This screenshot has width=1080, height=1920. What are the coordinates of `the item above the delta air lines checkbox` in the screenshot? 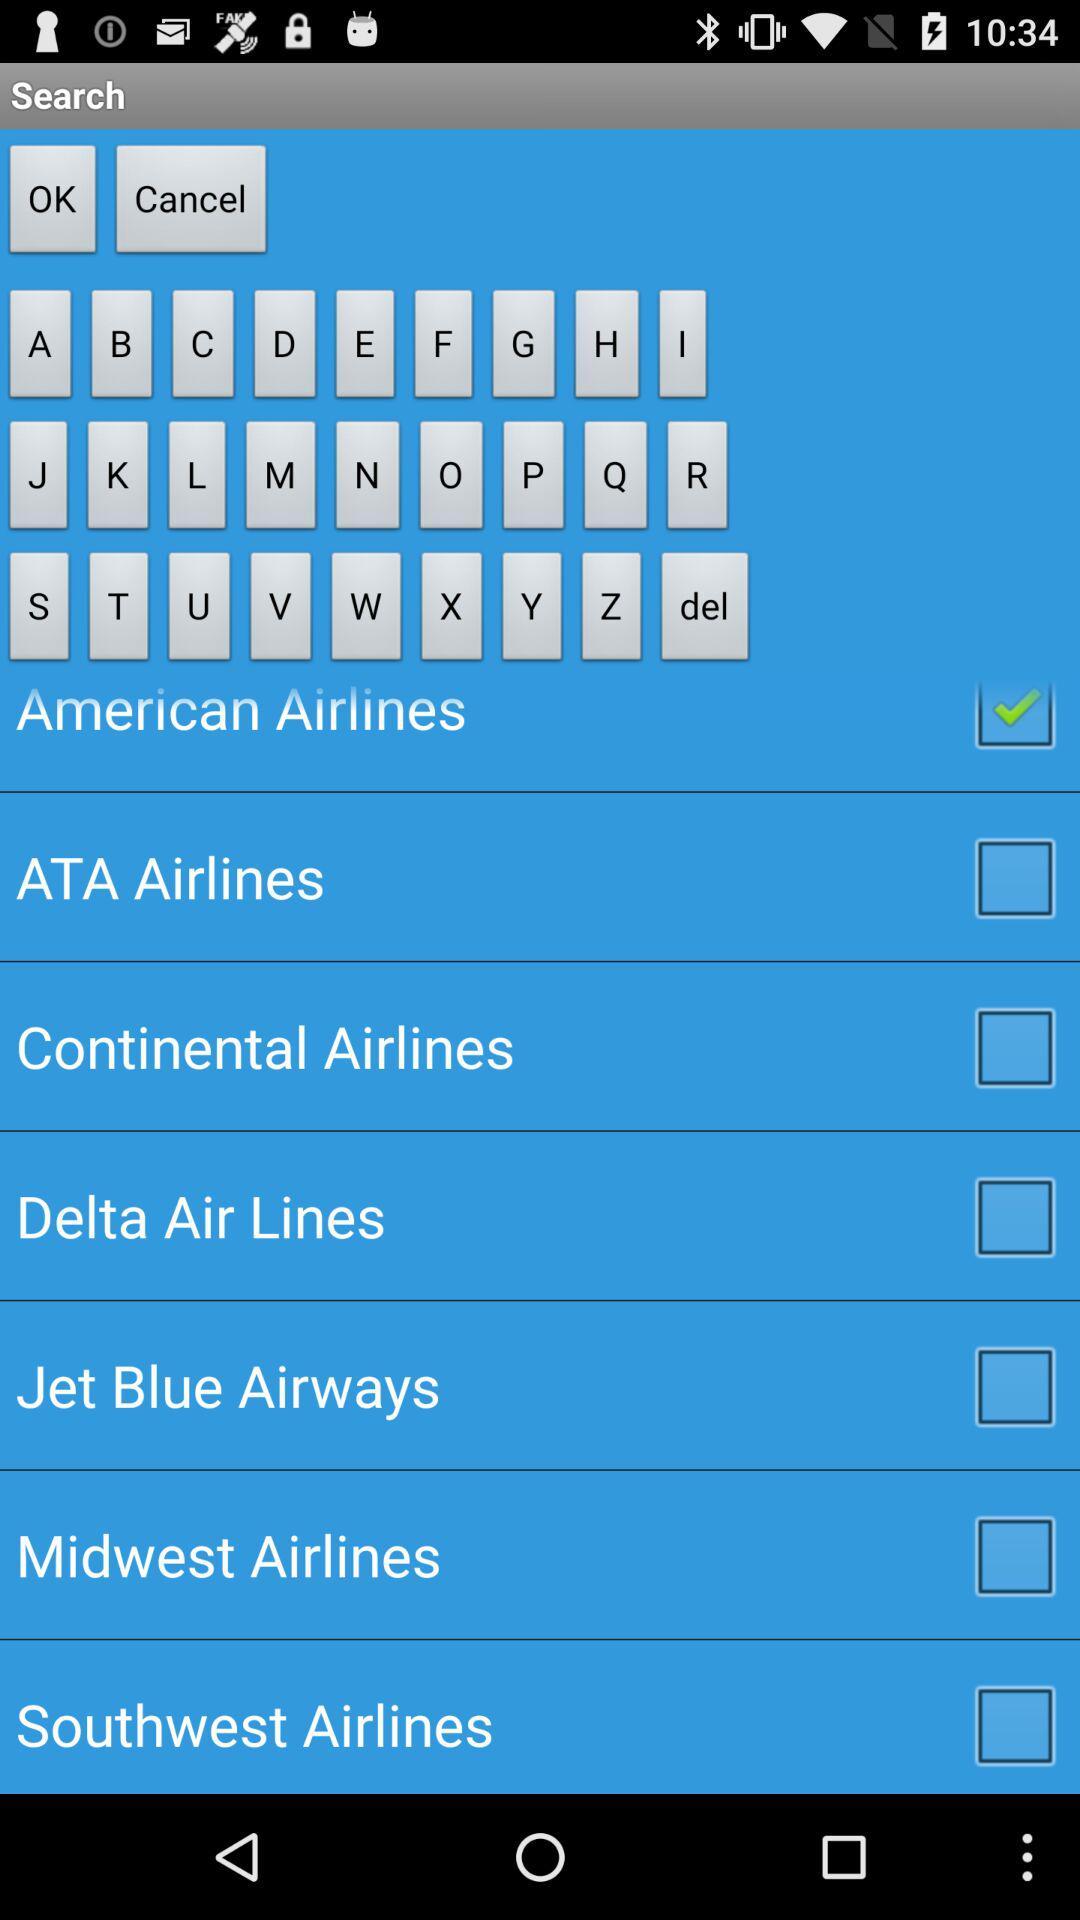 It's located at (540, 1045).